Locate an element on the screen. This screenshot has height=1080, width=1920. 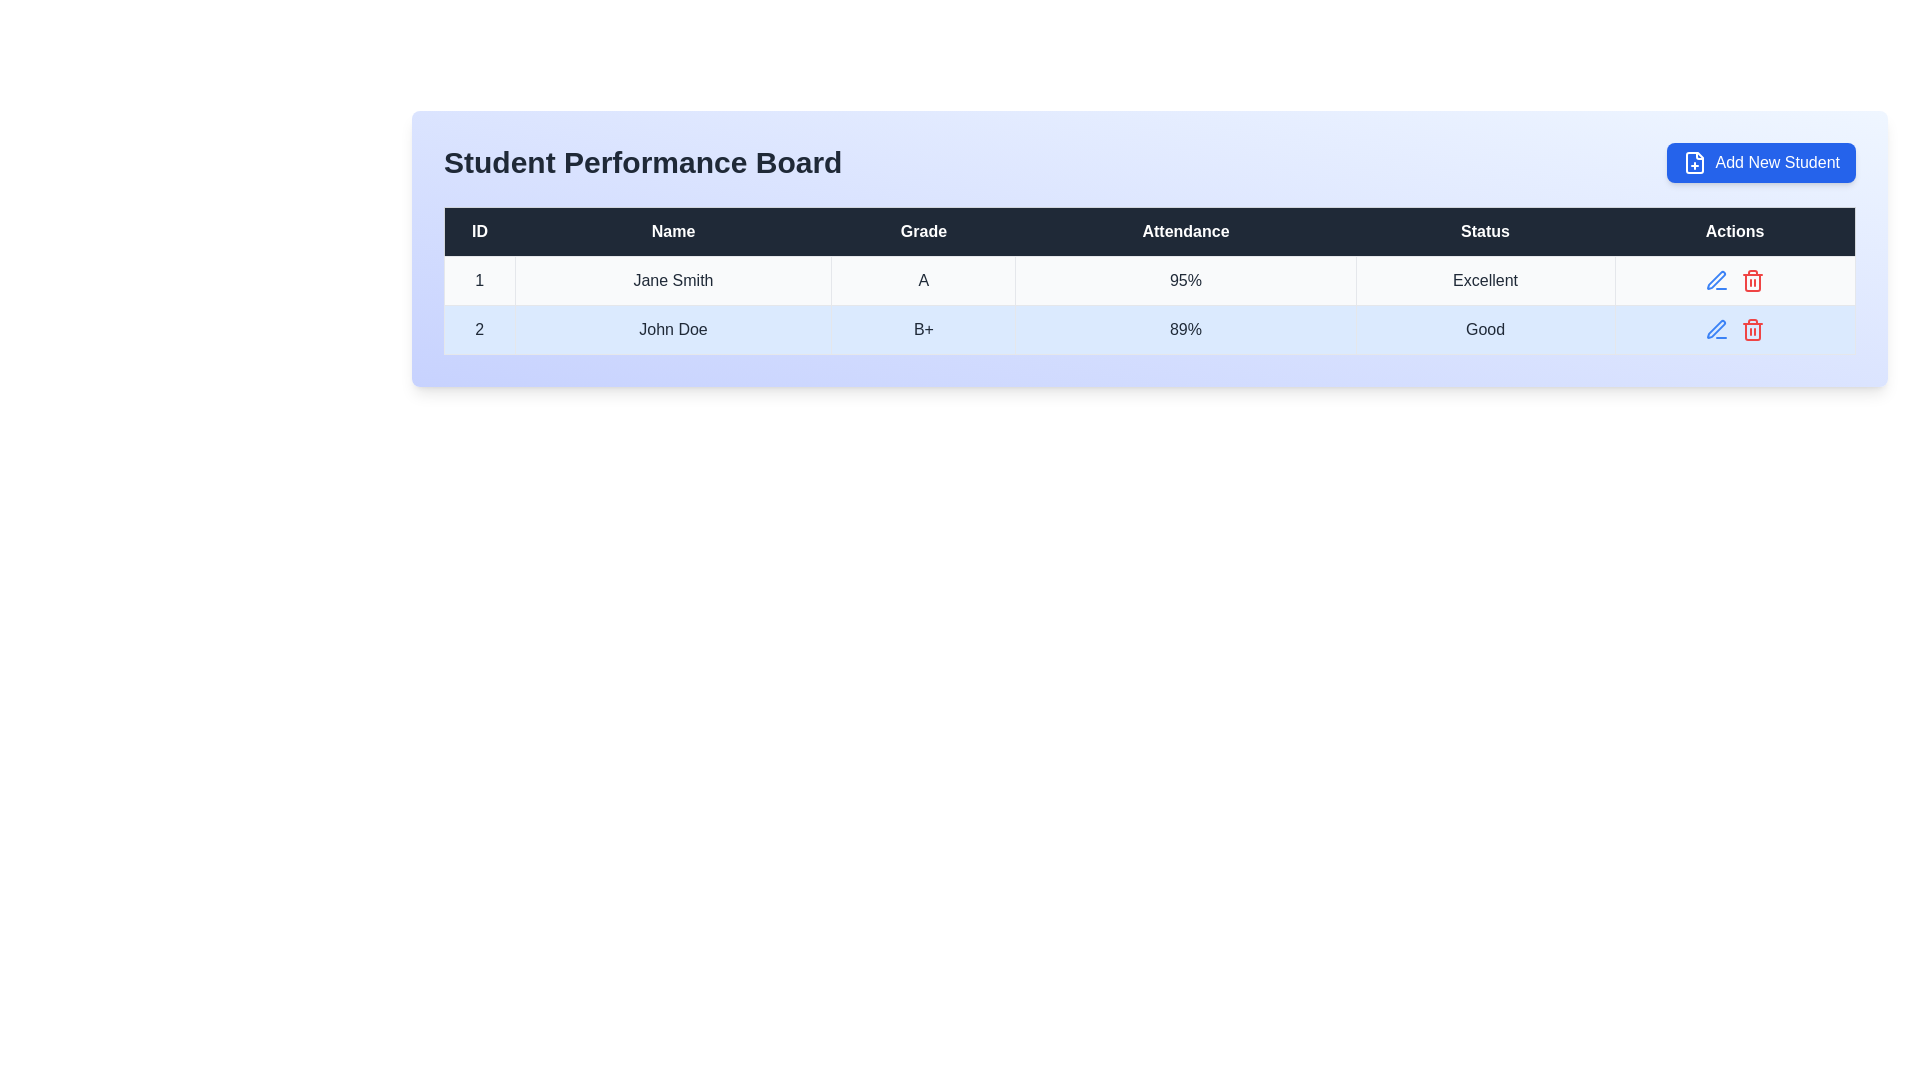
the table cell containing the number '1', styled in a standard sans-serif font is located at coordinates (478, 281).